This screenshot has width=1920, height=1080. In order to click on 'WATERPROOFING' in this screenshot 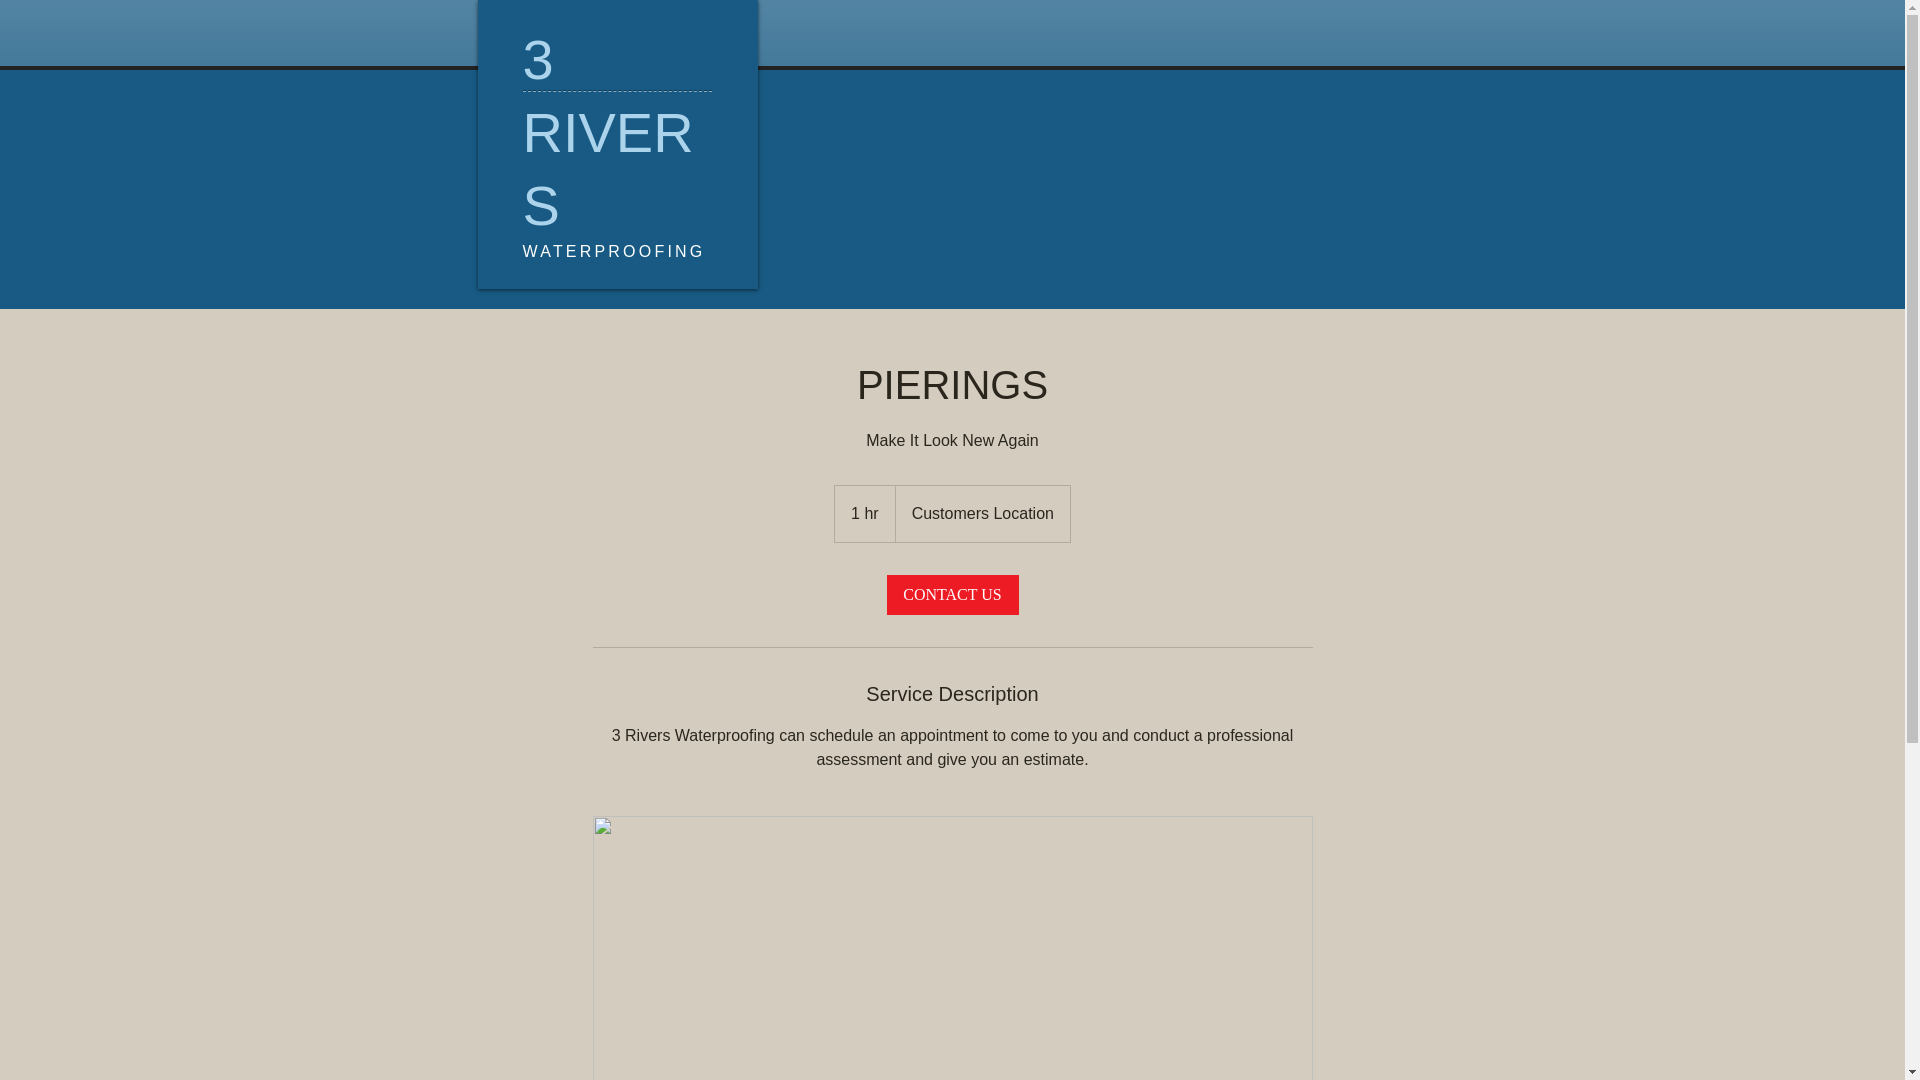, I will do `click(612, 250)`.